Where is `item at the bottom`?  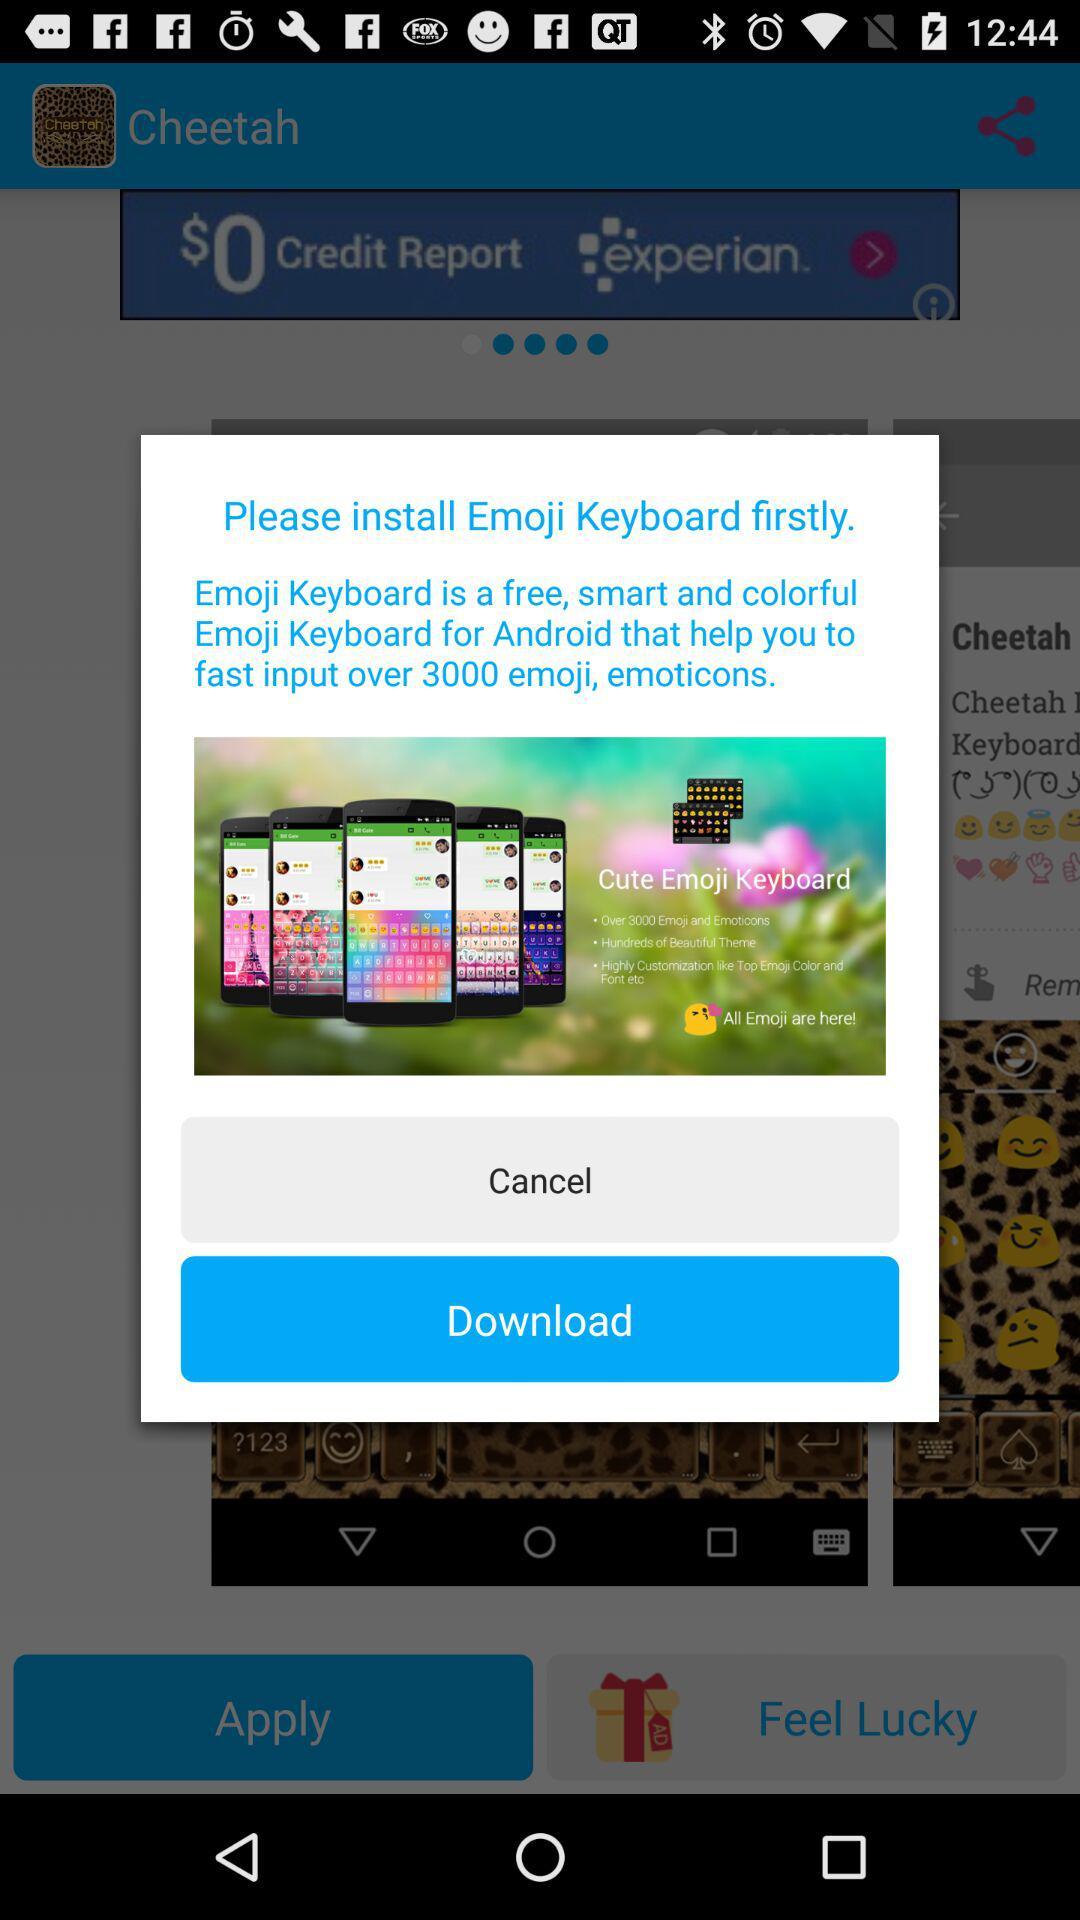 item at the bottom is located at coordinates (540, 1319).